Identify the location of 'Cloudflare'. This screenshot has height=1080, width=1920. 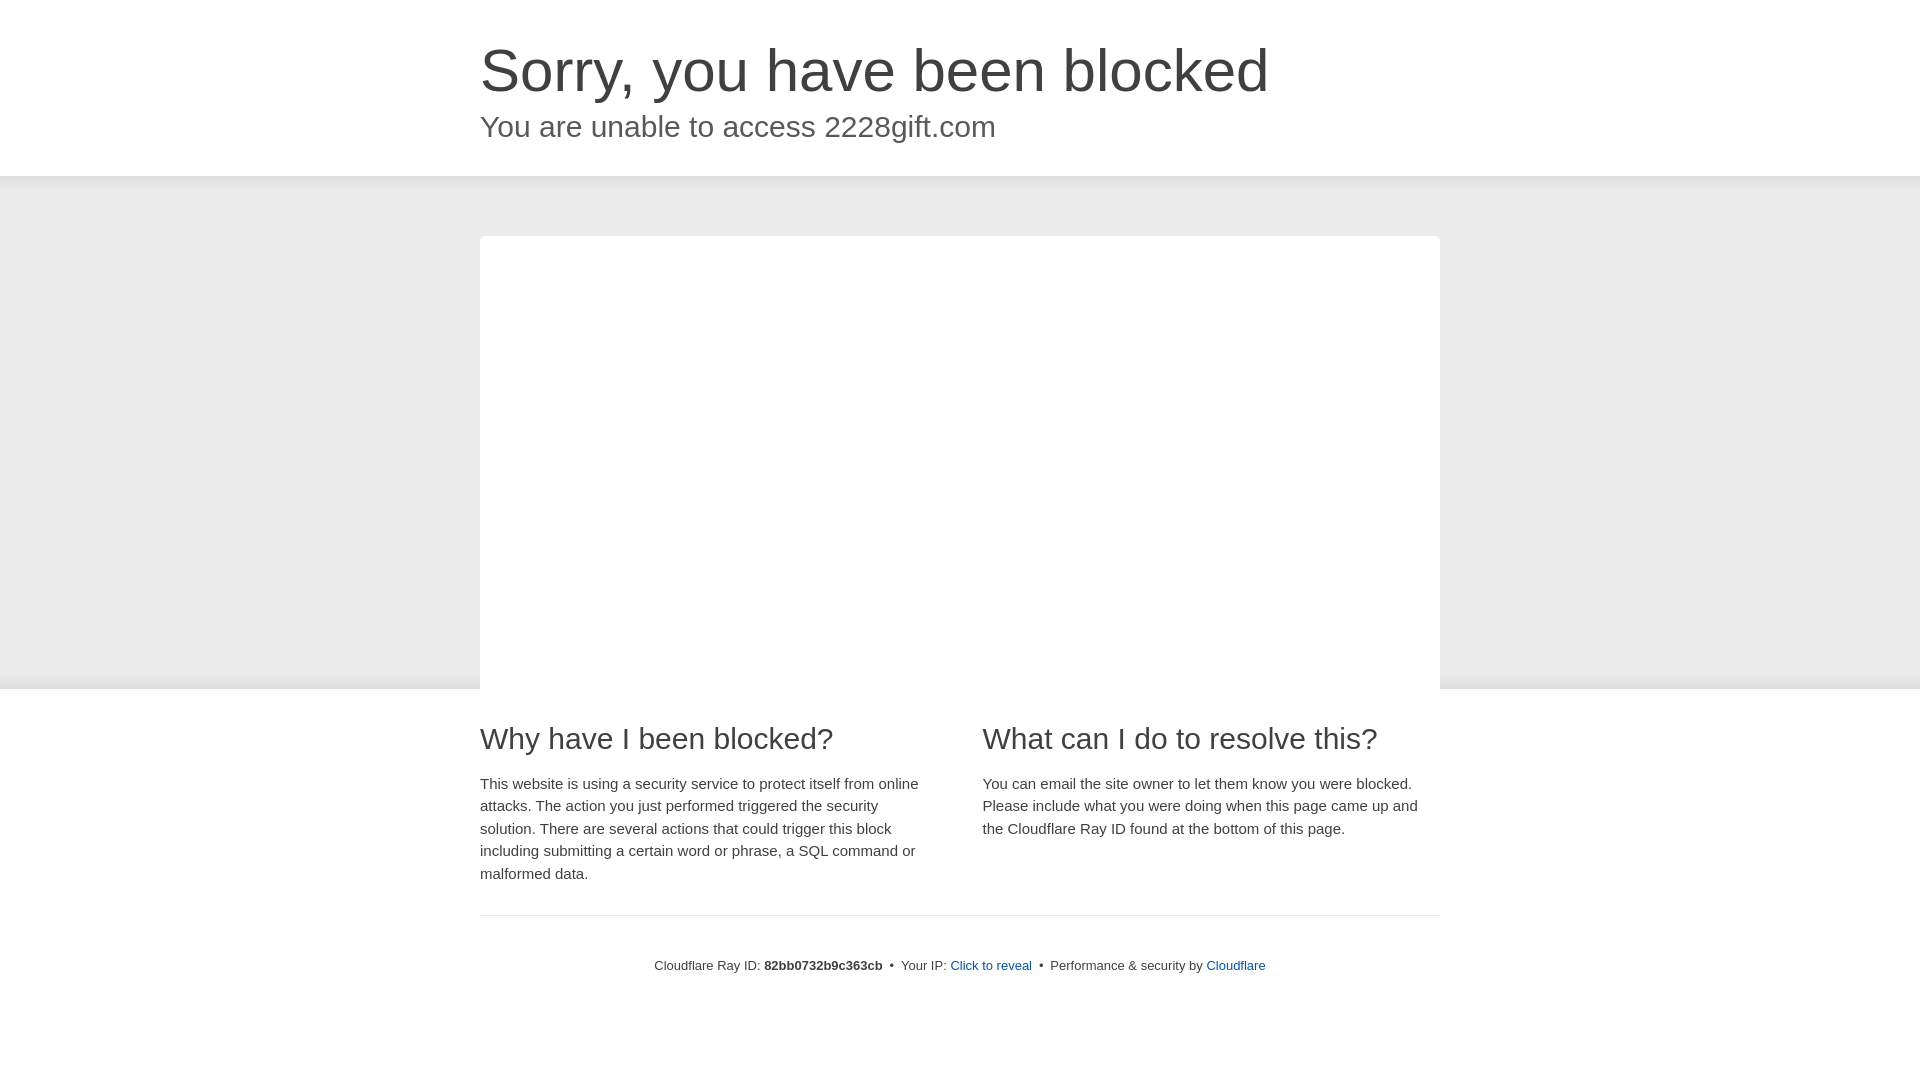
(1234, 964).